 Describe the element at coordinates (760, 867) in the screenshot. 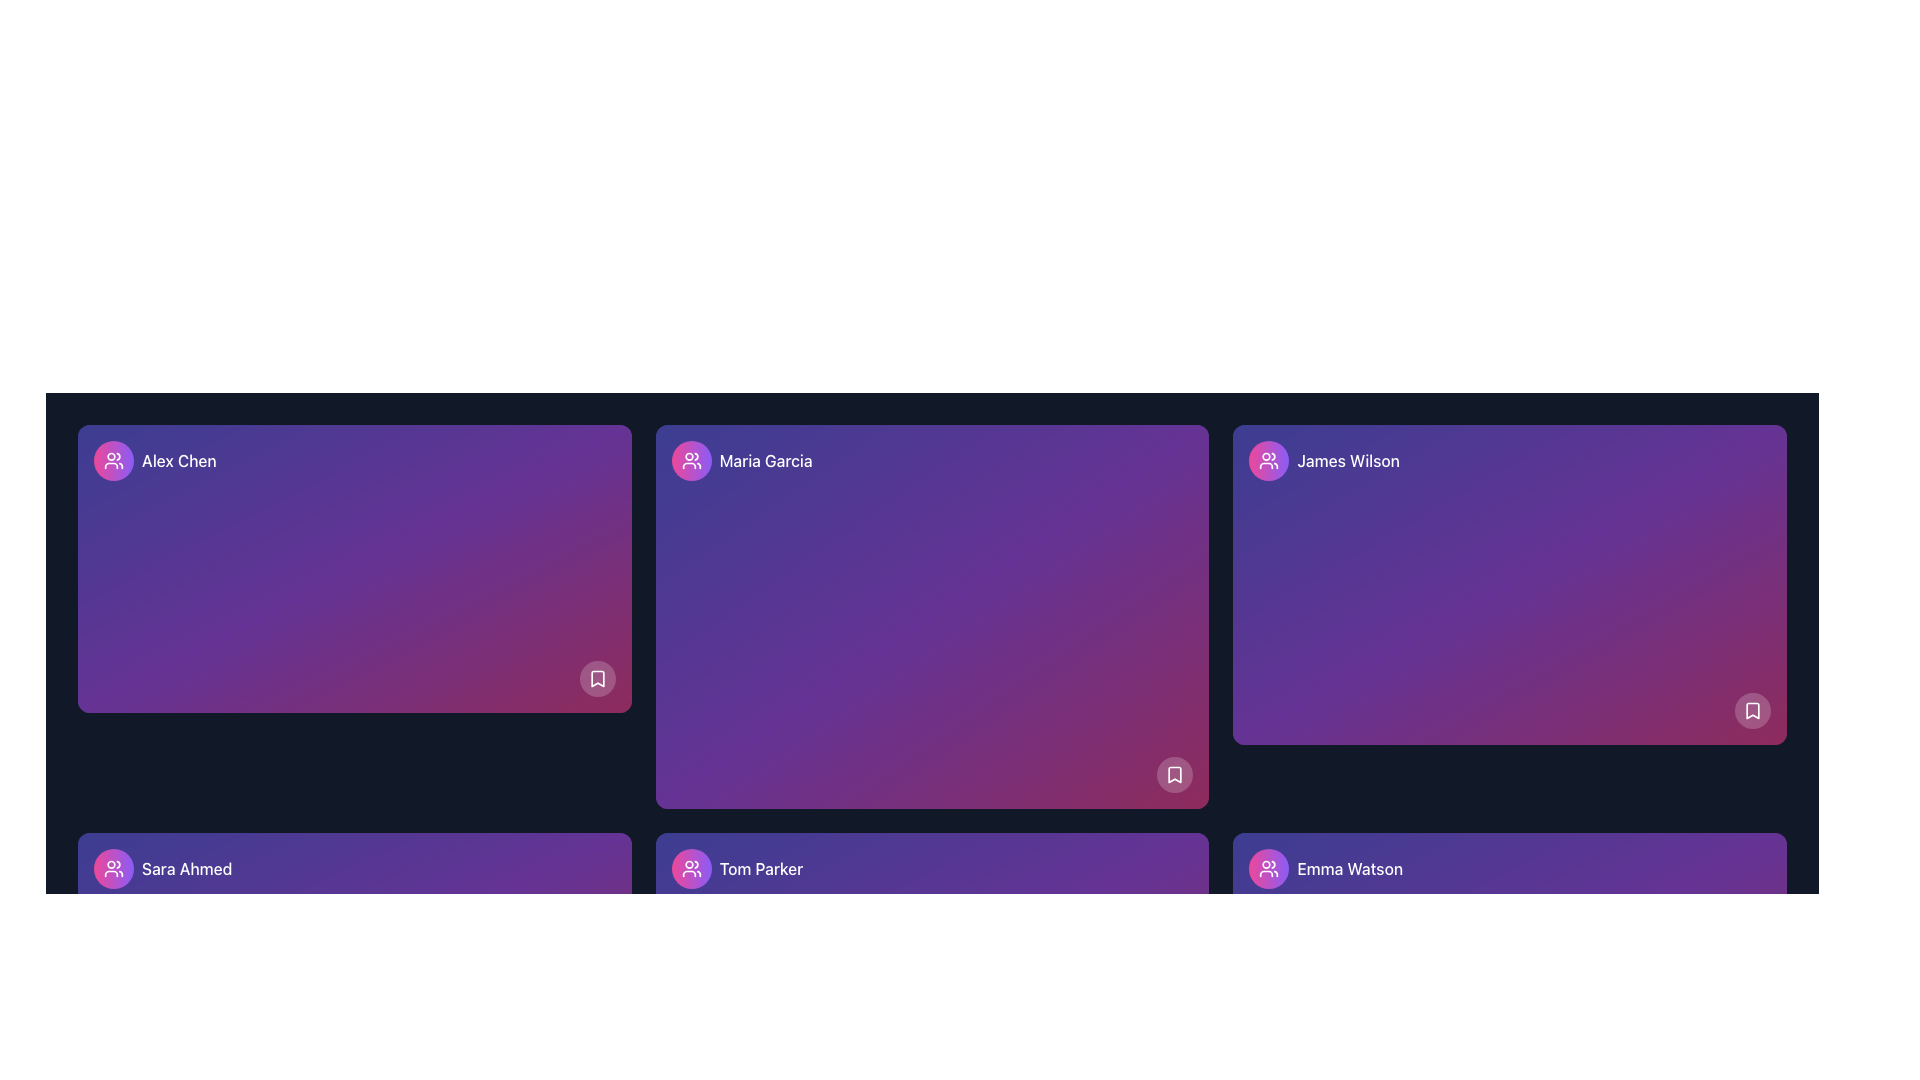

I see `the user name label located at the bottom left corner of the card, adjacent to the user's profile icon` at that location.